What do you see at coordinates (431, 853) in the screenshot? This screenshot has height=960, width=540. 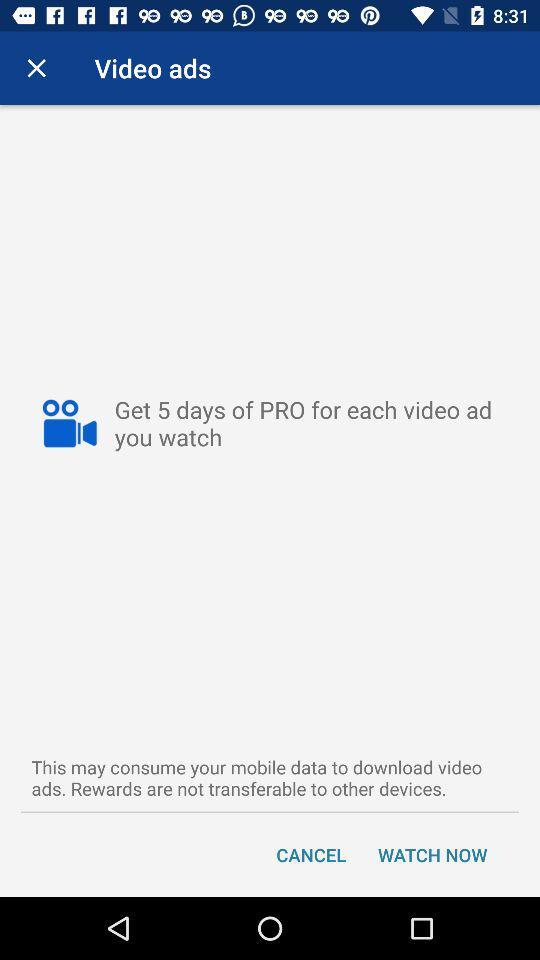 I see `the item to the right of the cancel item` at bounding box center [431, 853].